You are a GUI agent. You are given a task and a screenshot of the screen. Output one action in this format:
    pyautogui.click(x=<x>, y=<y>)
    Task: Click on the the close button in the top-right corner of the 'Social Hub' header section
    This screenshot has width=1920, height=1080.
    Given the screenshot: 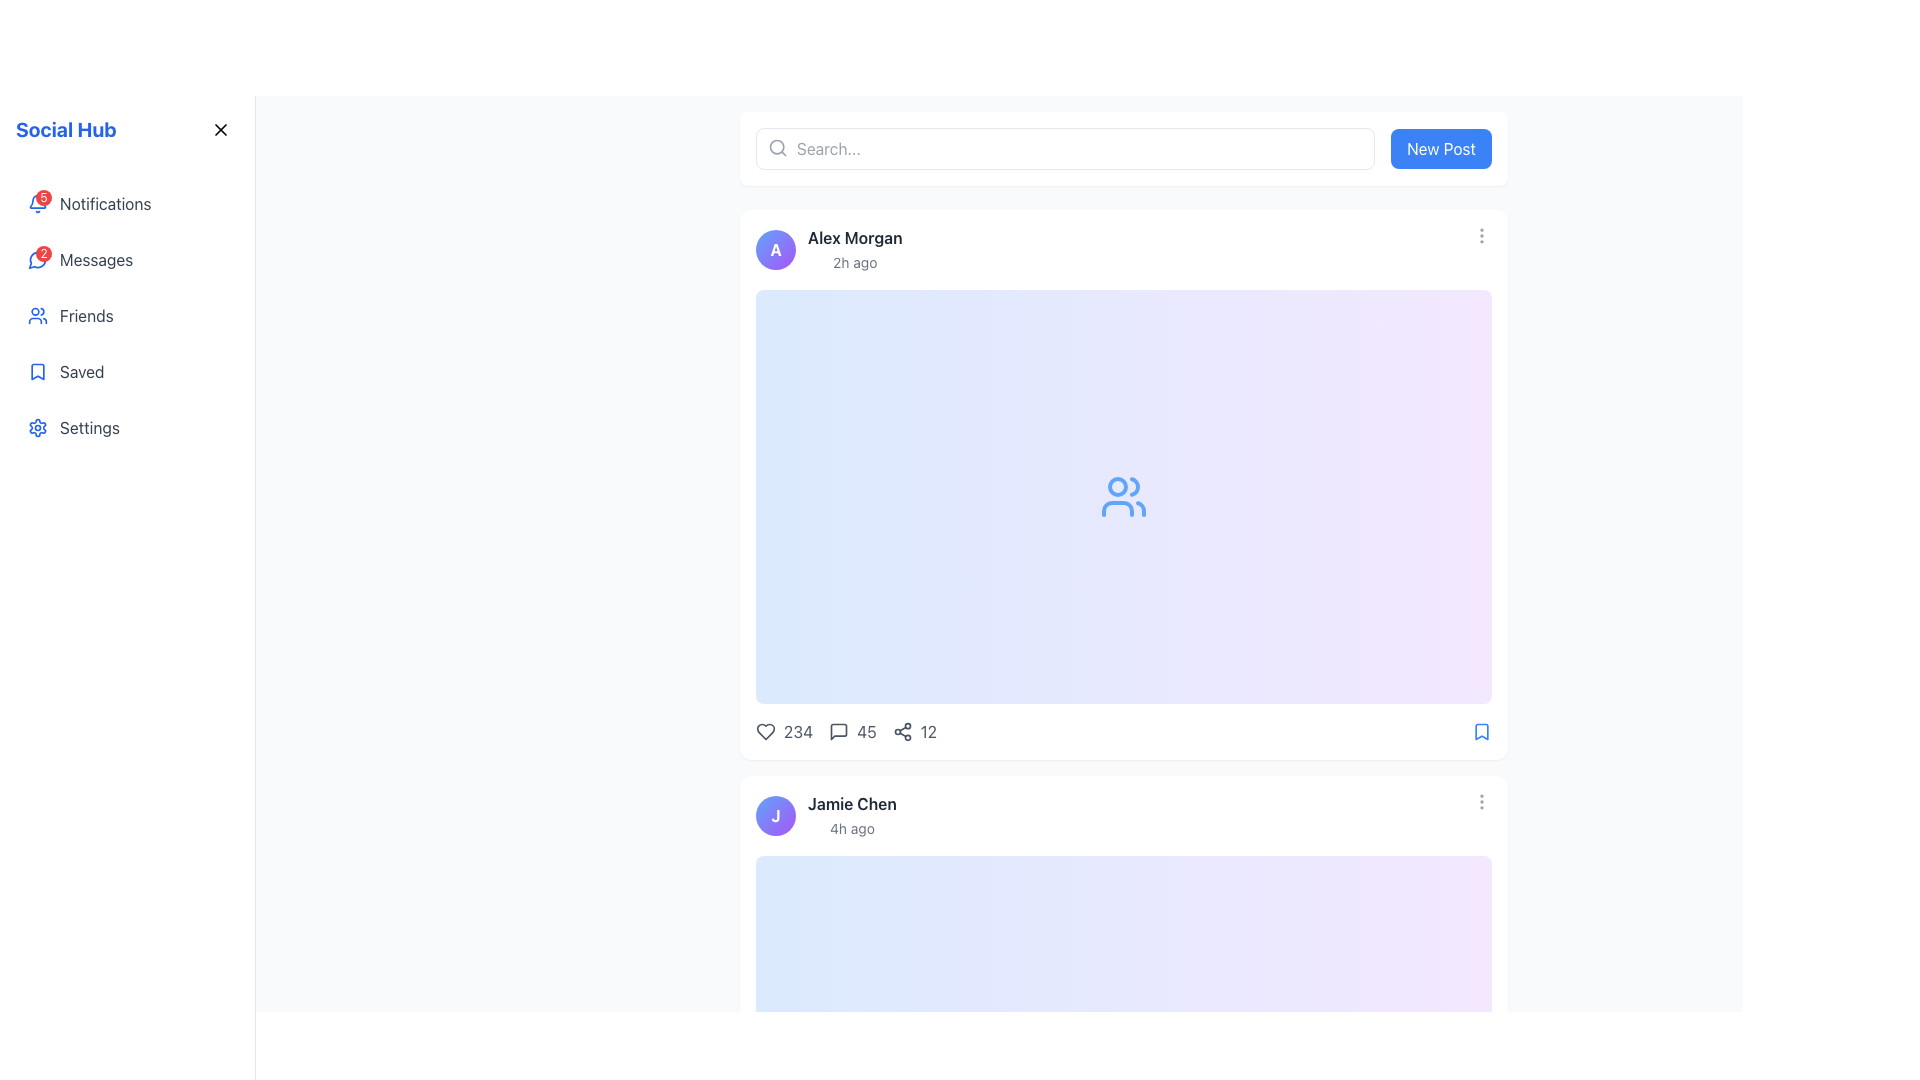 What is the action you would take?
    pyautogui.click(x=220, y=130)
    